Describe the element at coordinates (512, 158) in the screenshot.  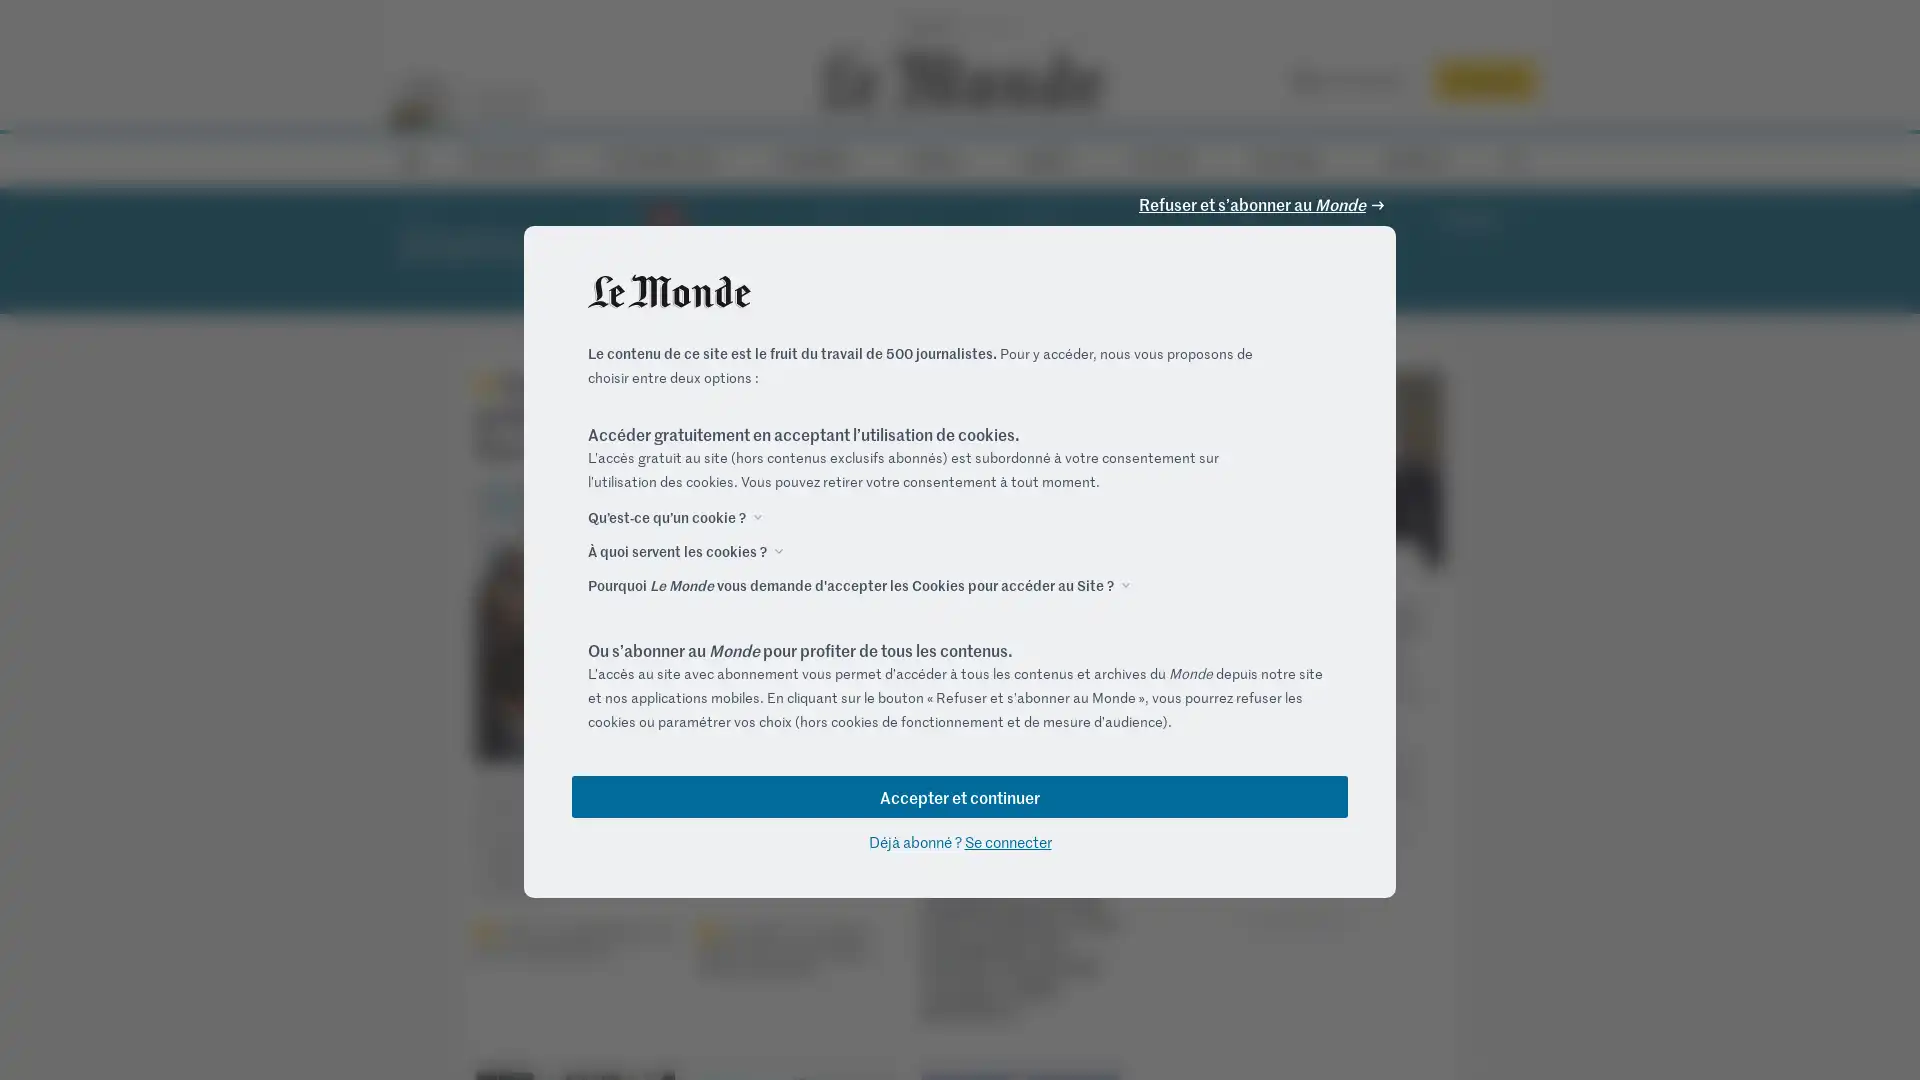
I see `ACTUALITES` at that location.